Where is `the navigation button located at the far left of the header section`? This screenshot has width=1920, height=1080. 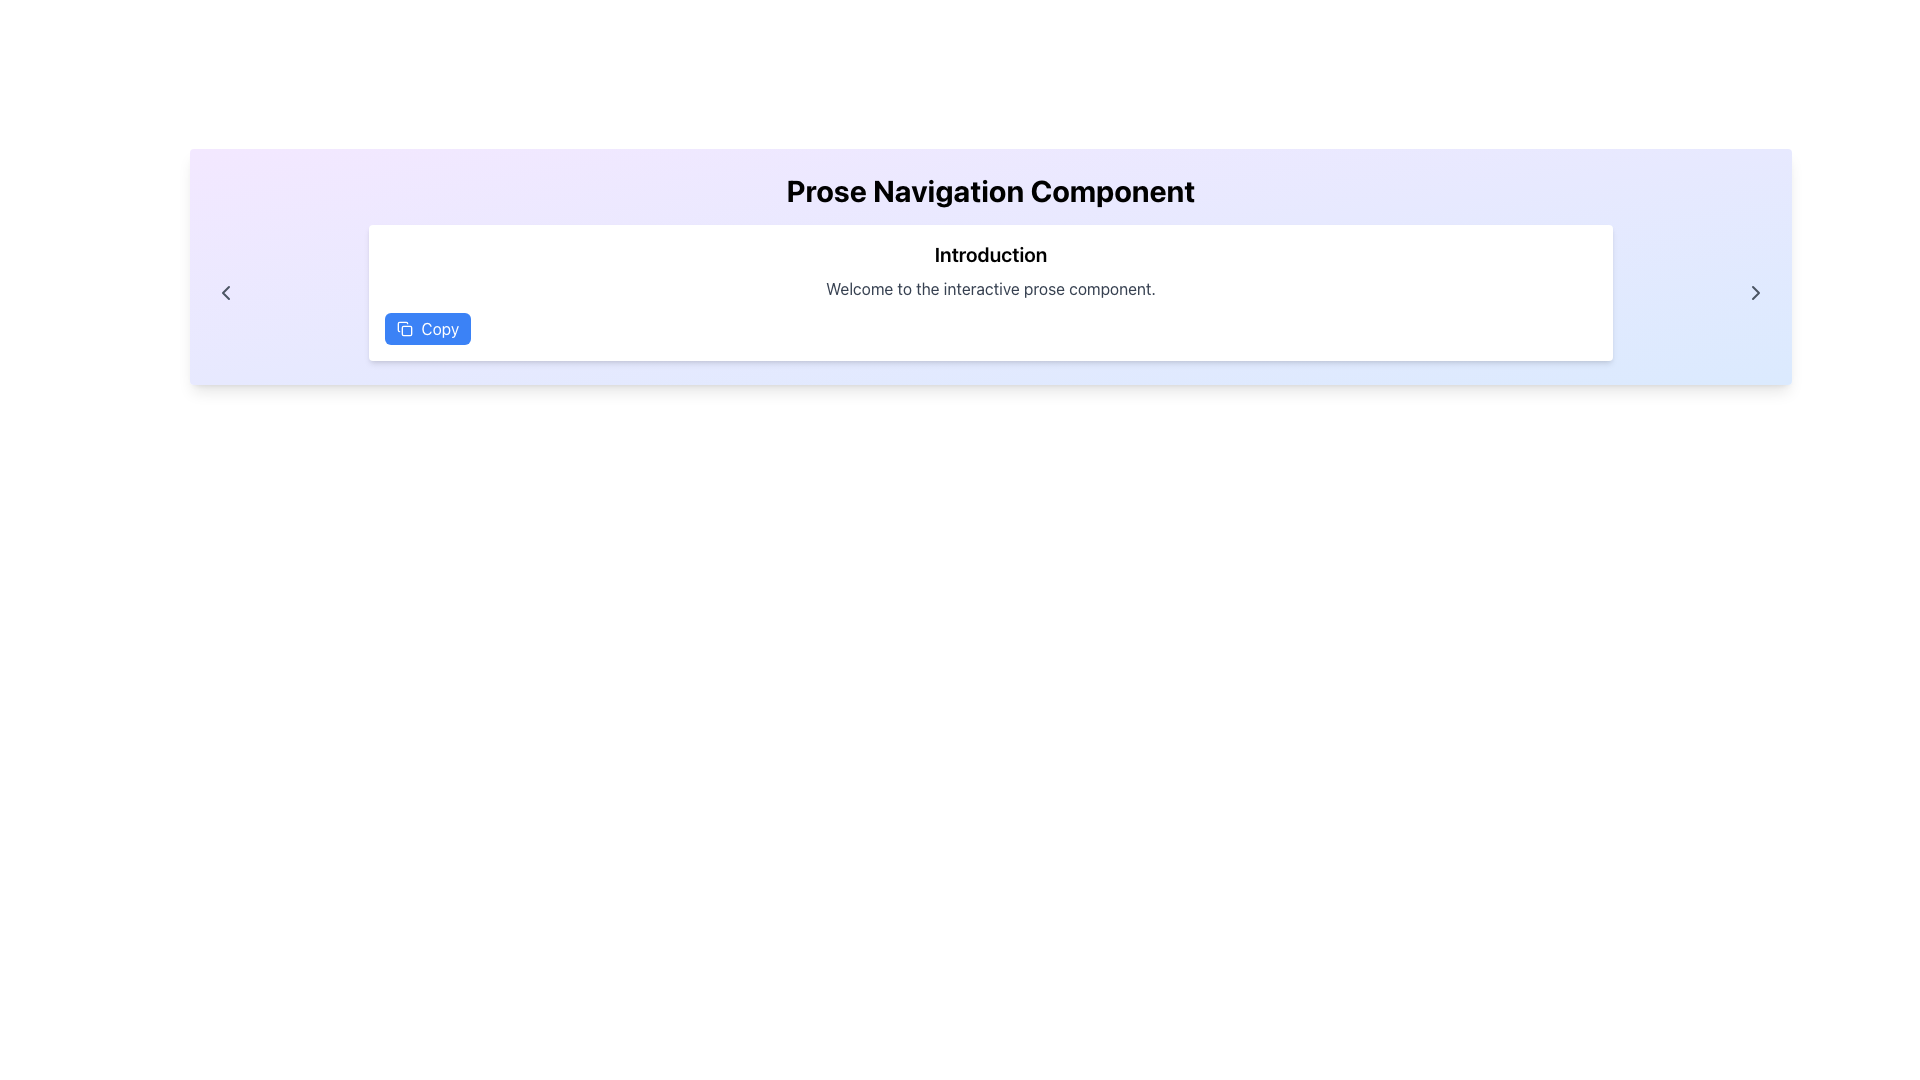
the navigation button located at the far left of the header section is located at coordinates (225, 293).